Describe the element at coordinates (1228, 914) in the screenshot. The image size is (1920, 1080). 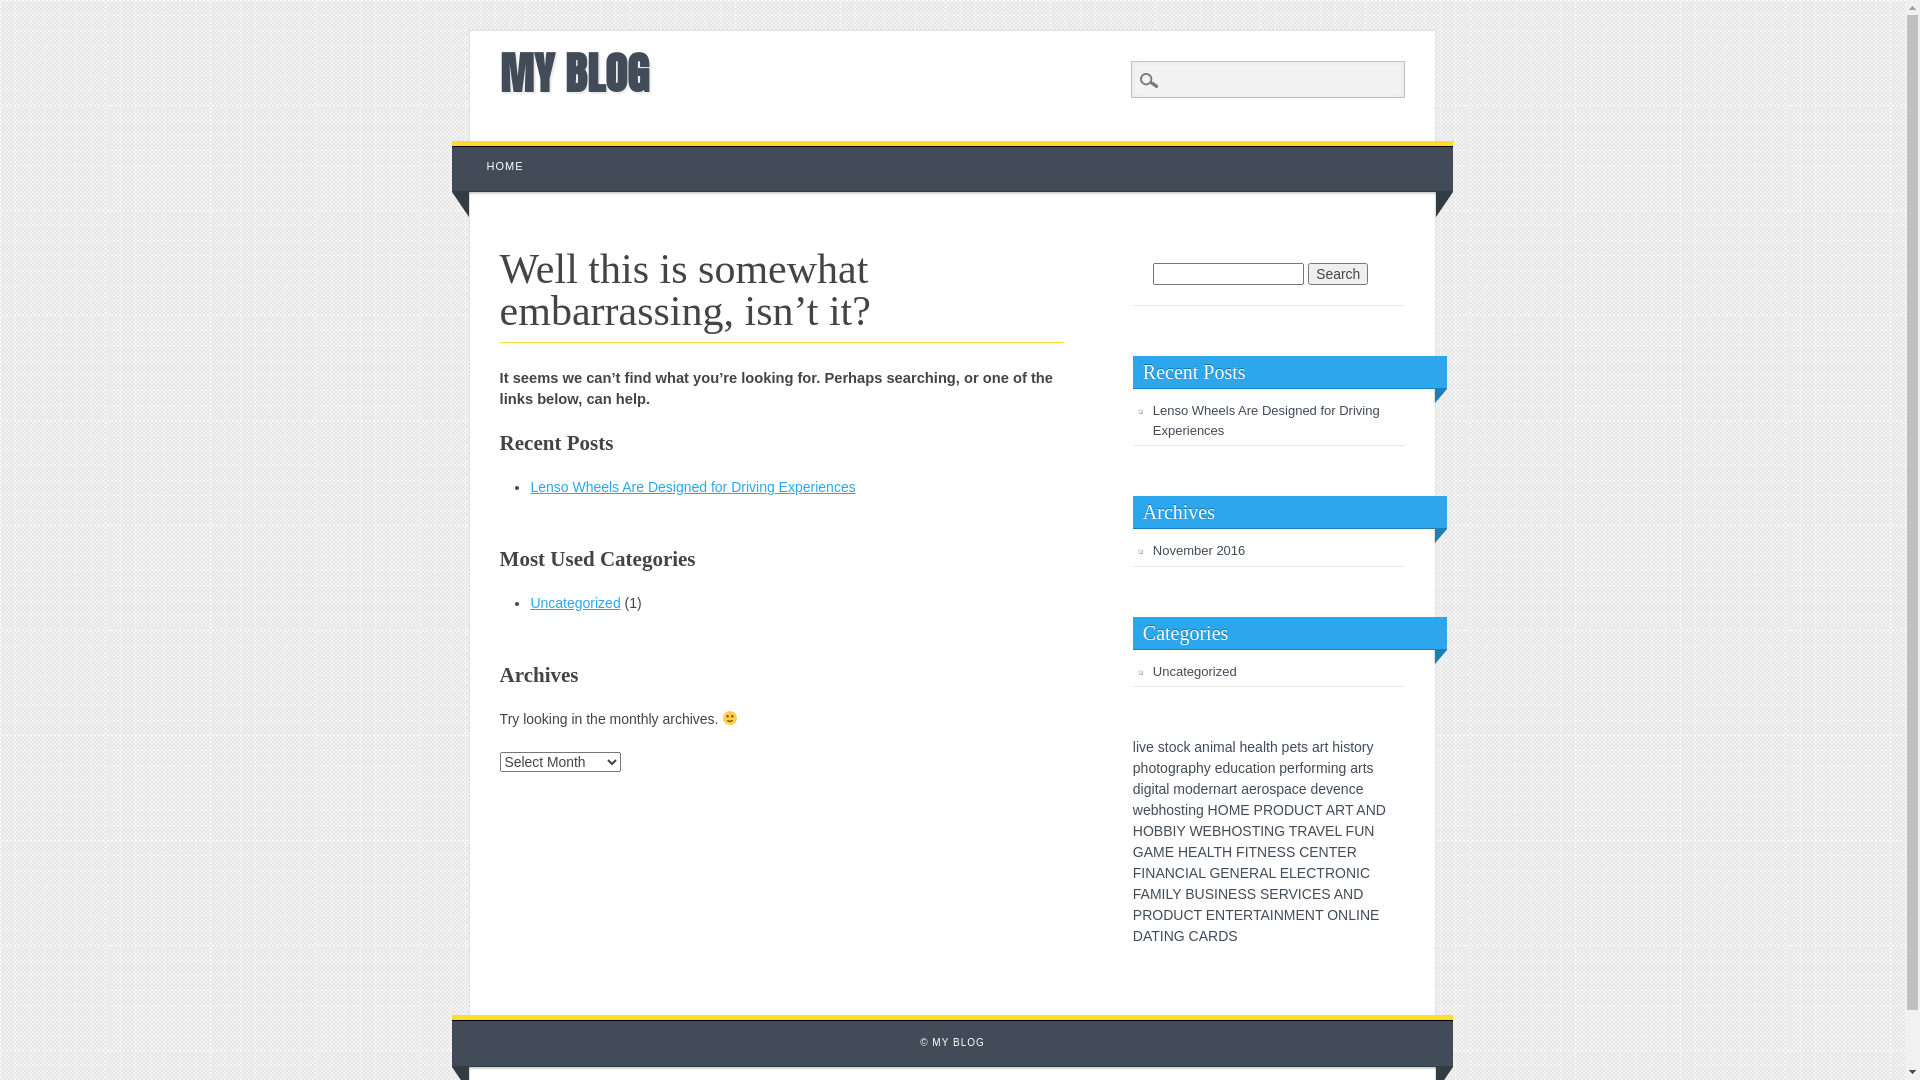
I see `'T'` at that location.